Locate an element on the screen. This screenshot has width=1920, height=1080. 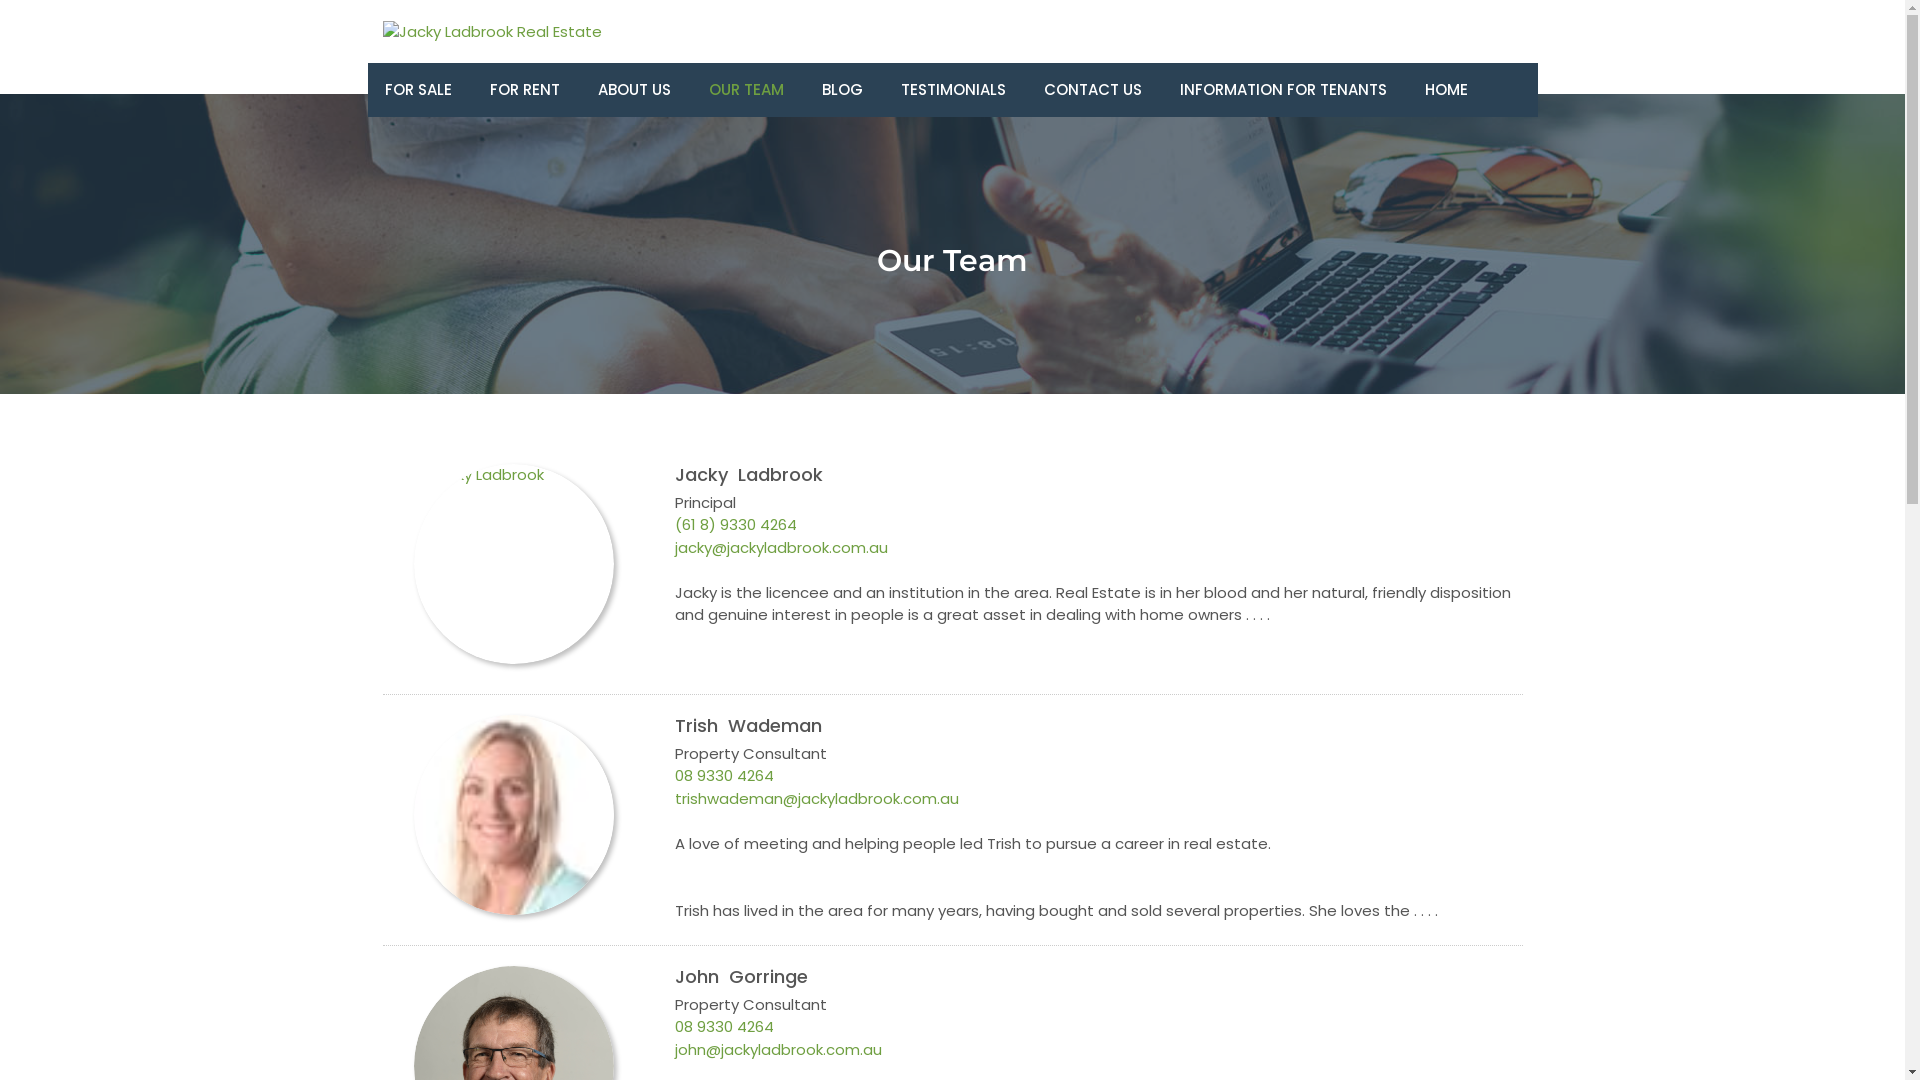
'Jacky Ladbrook Real Estate' is located at coordinates (491, 32).